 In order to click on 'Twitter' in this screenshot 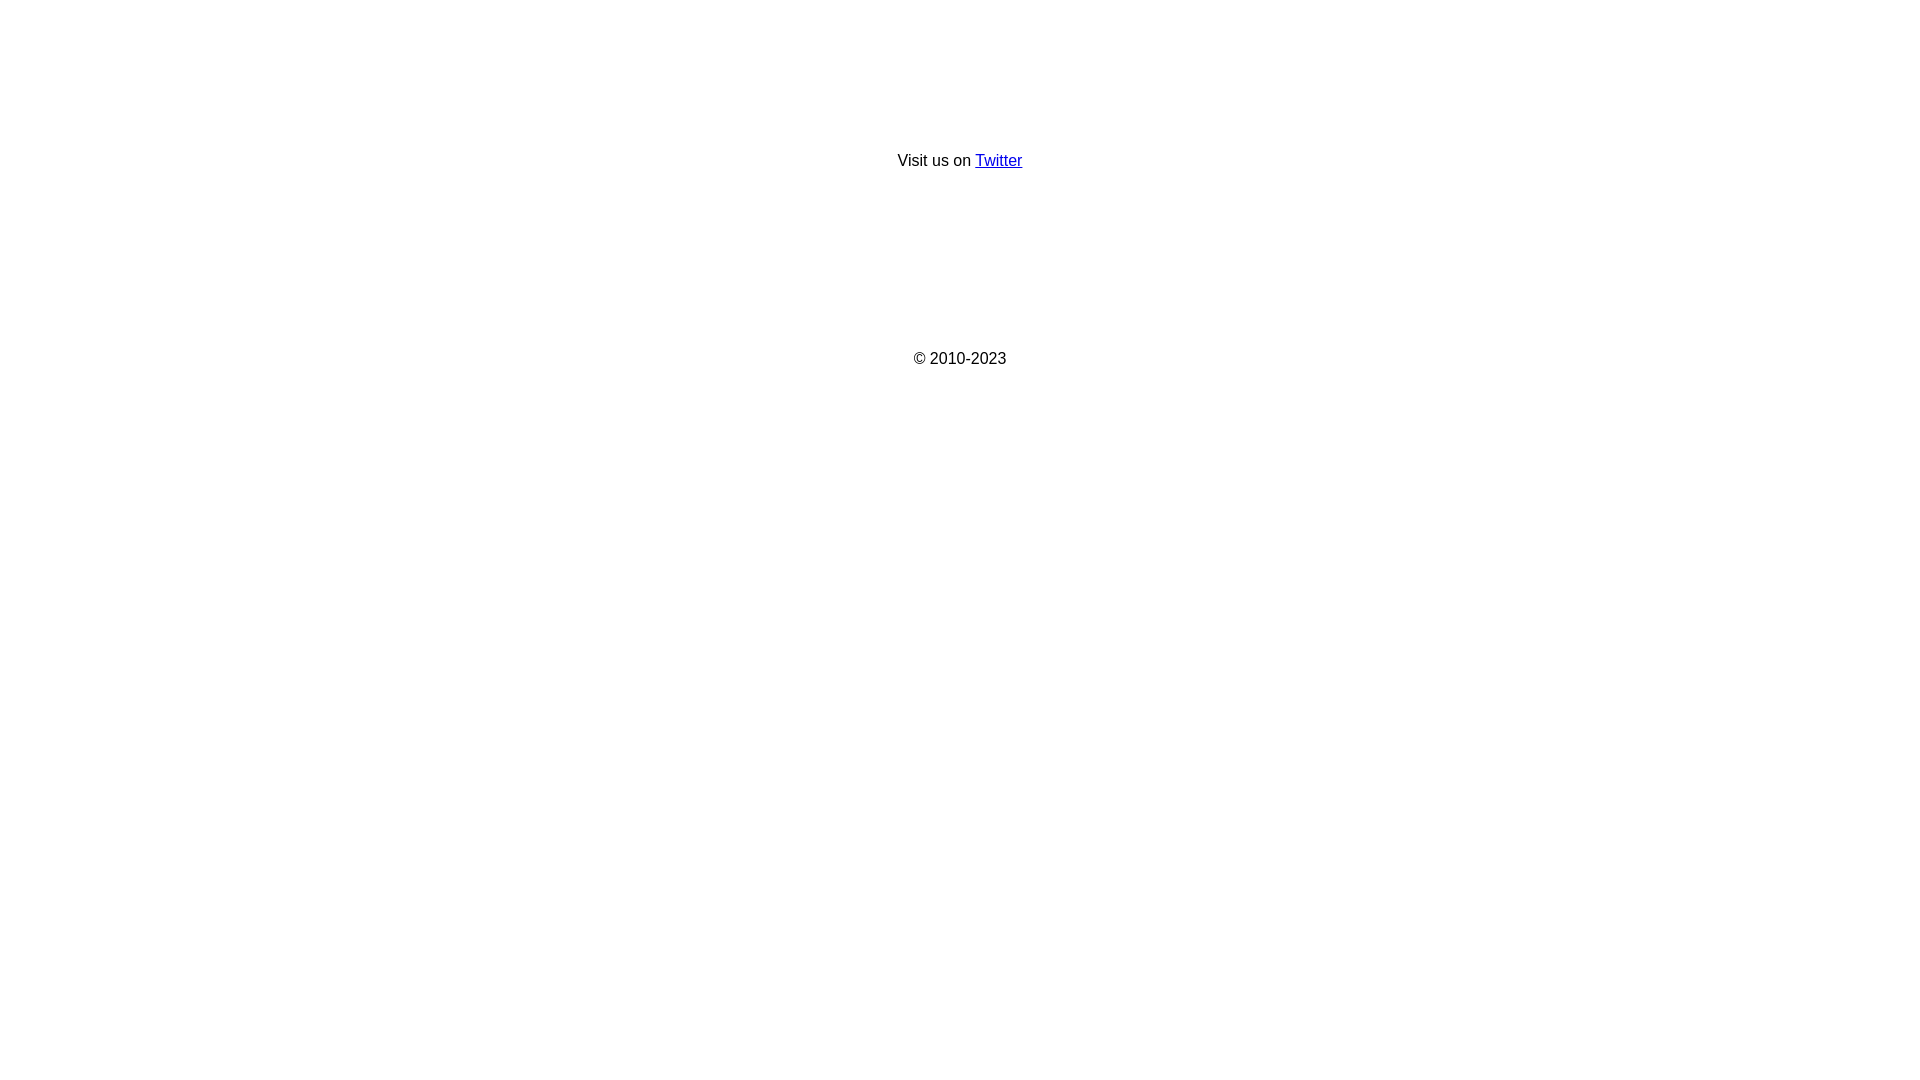, I will do `click(998, 159)`.